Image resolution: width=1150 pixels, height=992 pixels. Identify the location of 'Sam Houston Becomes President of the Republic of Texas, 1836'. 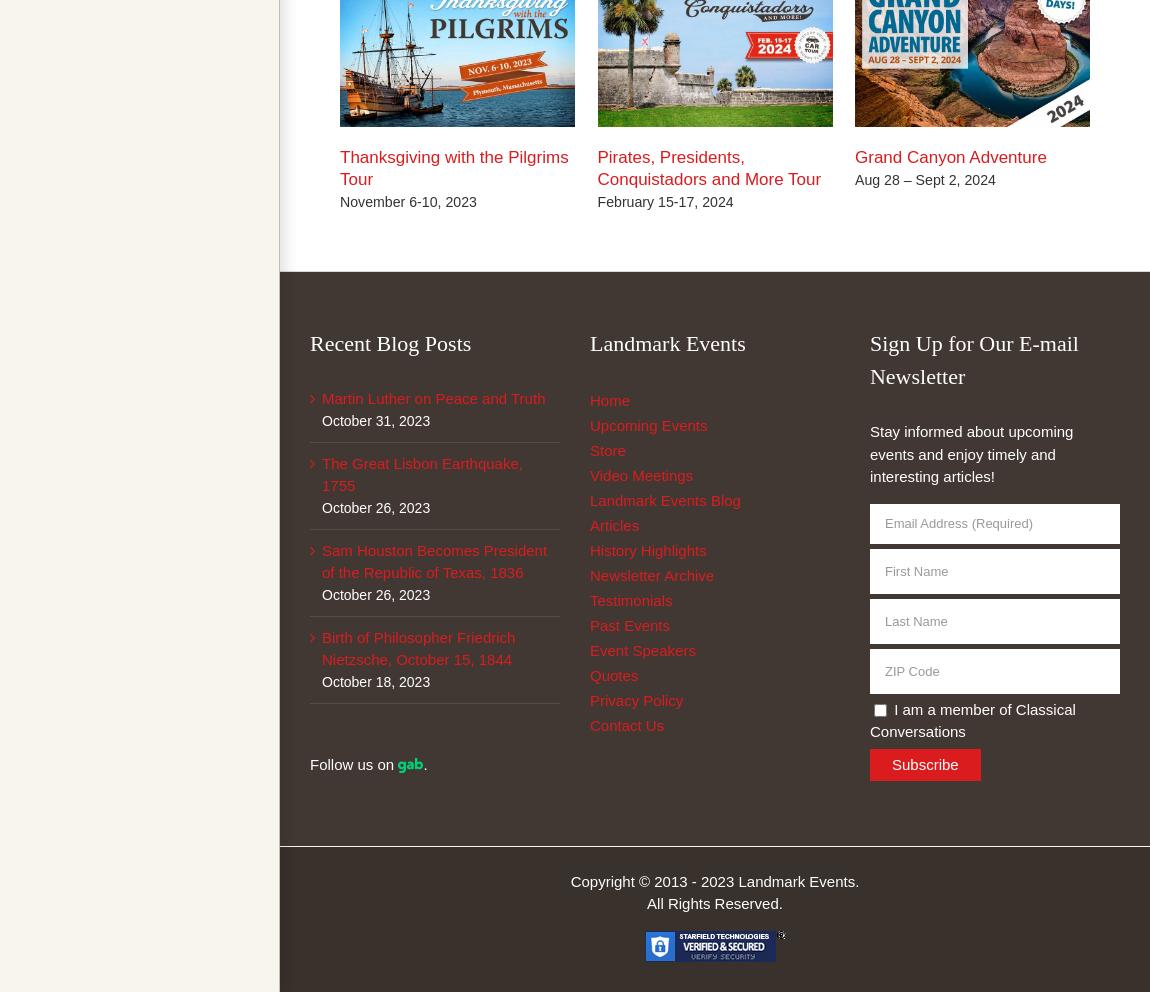
(434, 560).